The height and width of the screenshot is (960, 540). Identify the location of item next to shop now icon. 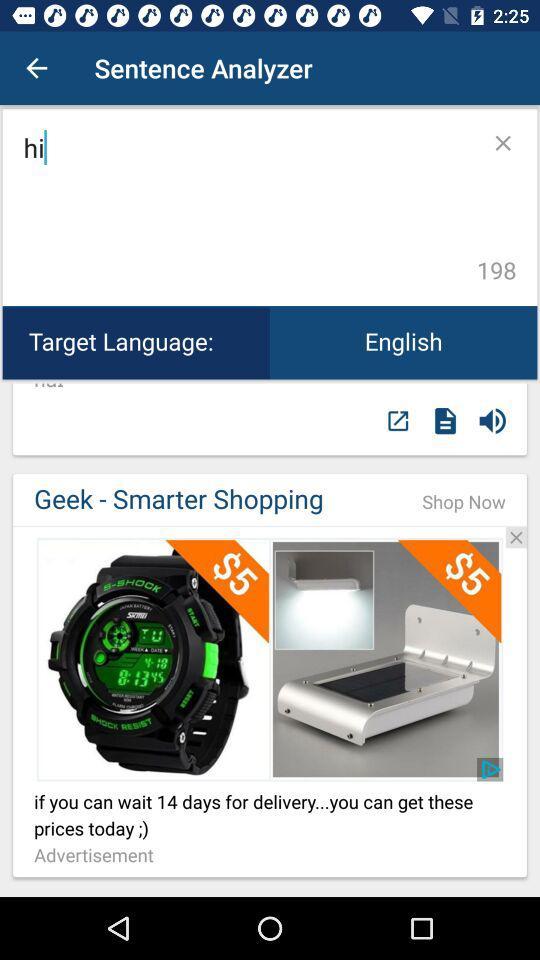
(206, 498).